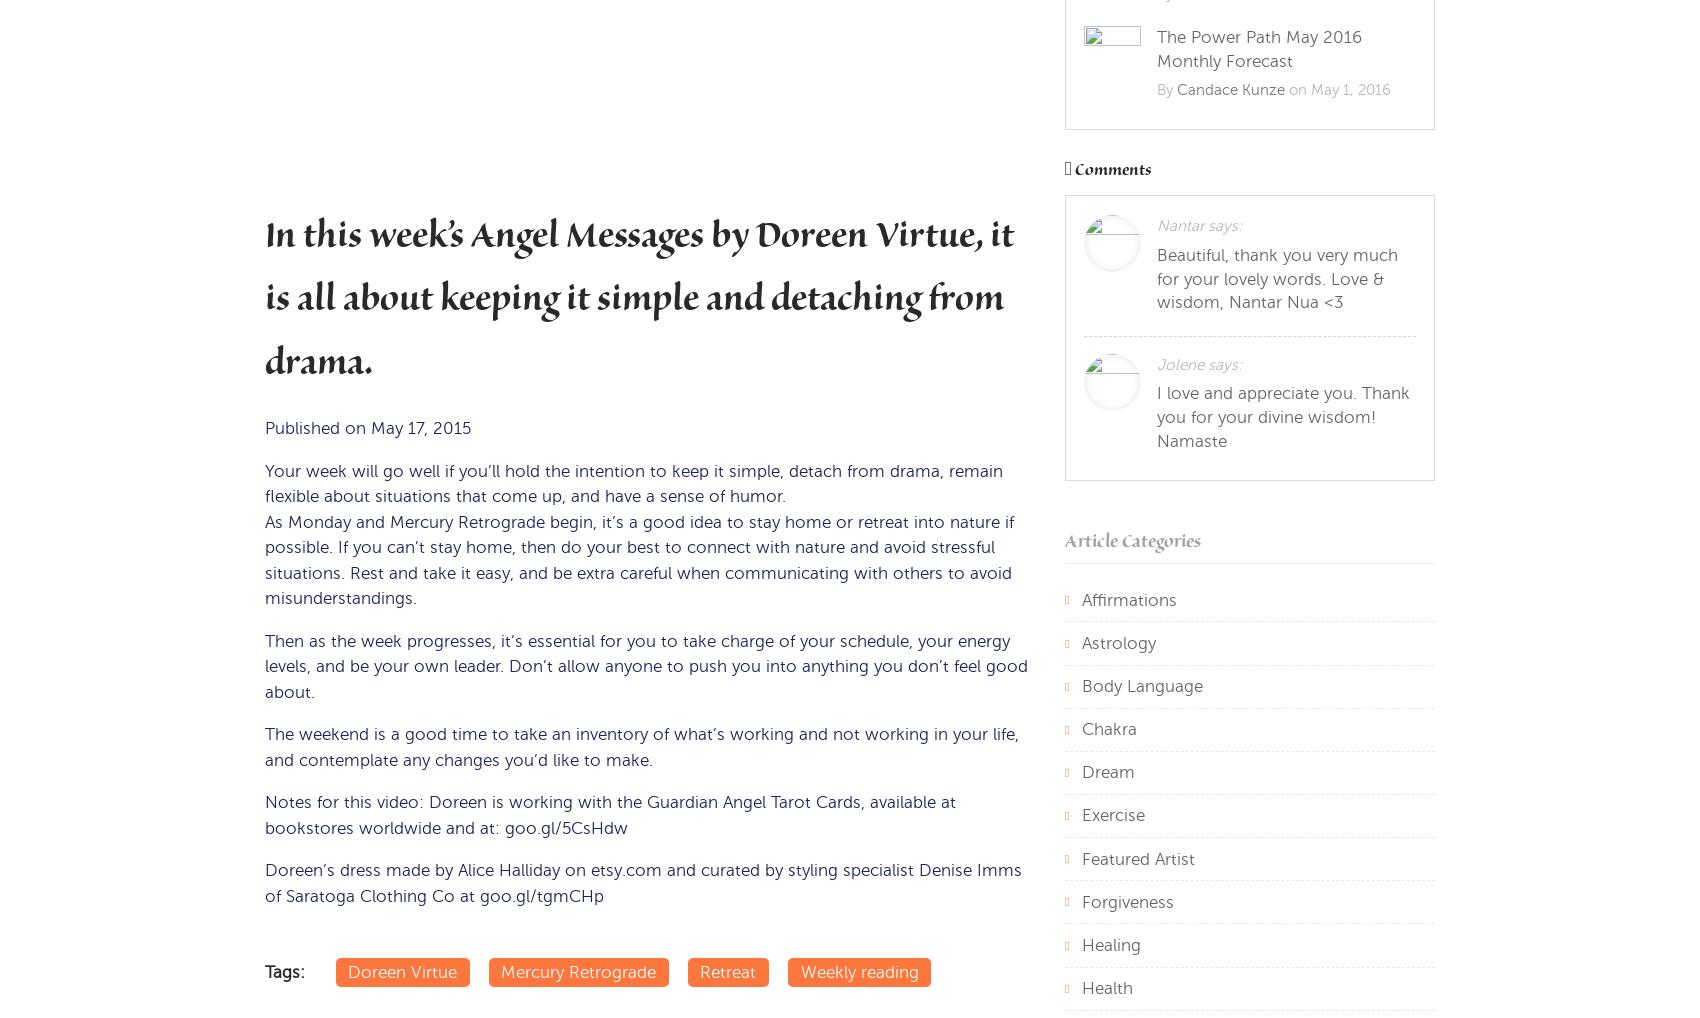  What do you see at coordinates (500, 971) in the screenshot?
I see `'Mercury Retrograde'` at bounding box center [500, 971].